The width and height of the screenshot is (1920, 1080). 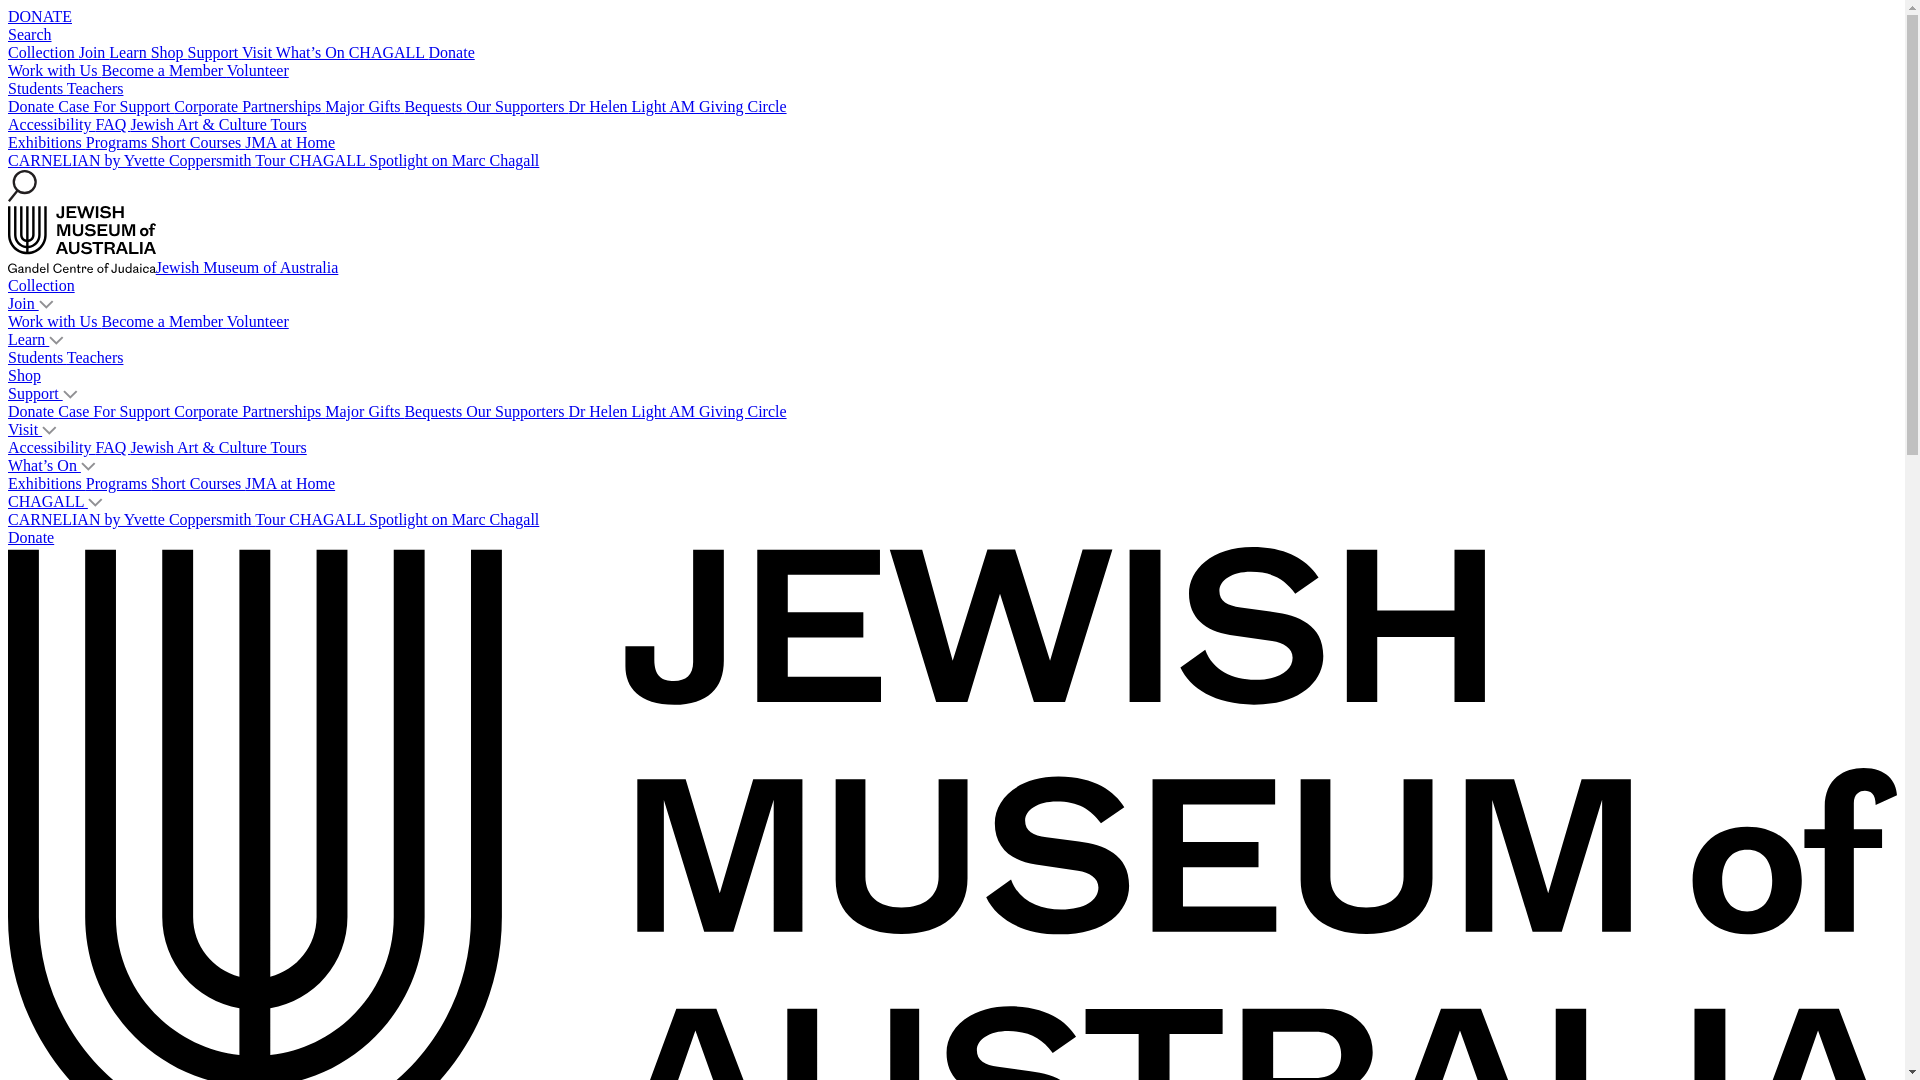 I want to click on 'Teachers', so click(x=94, y=356).